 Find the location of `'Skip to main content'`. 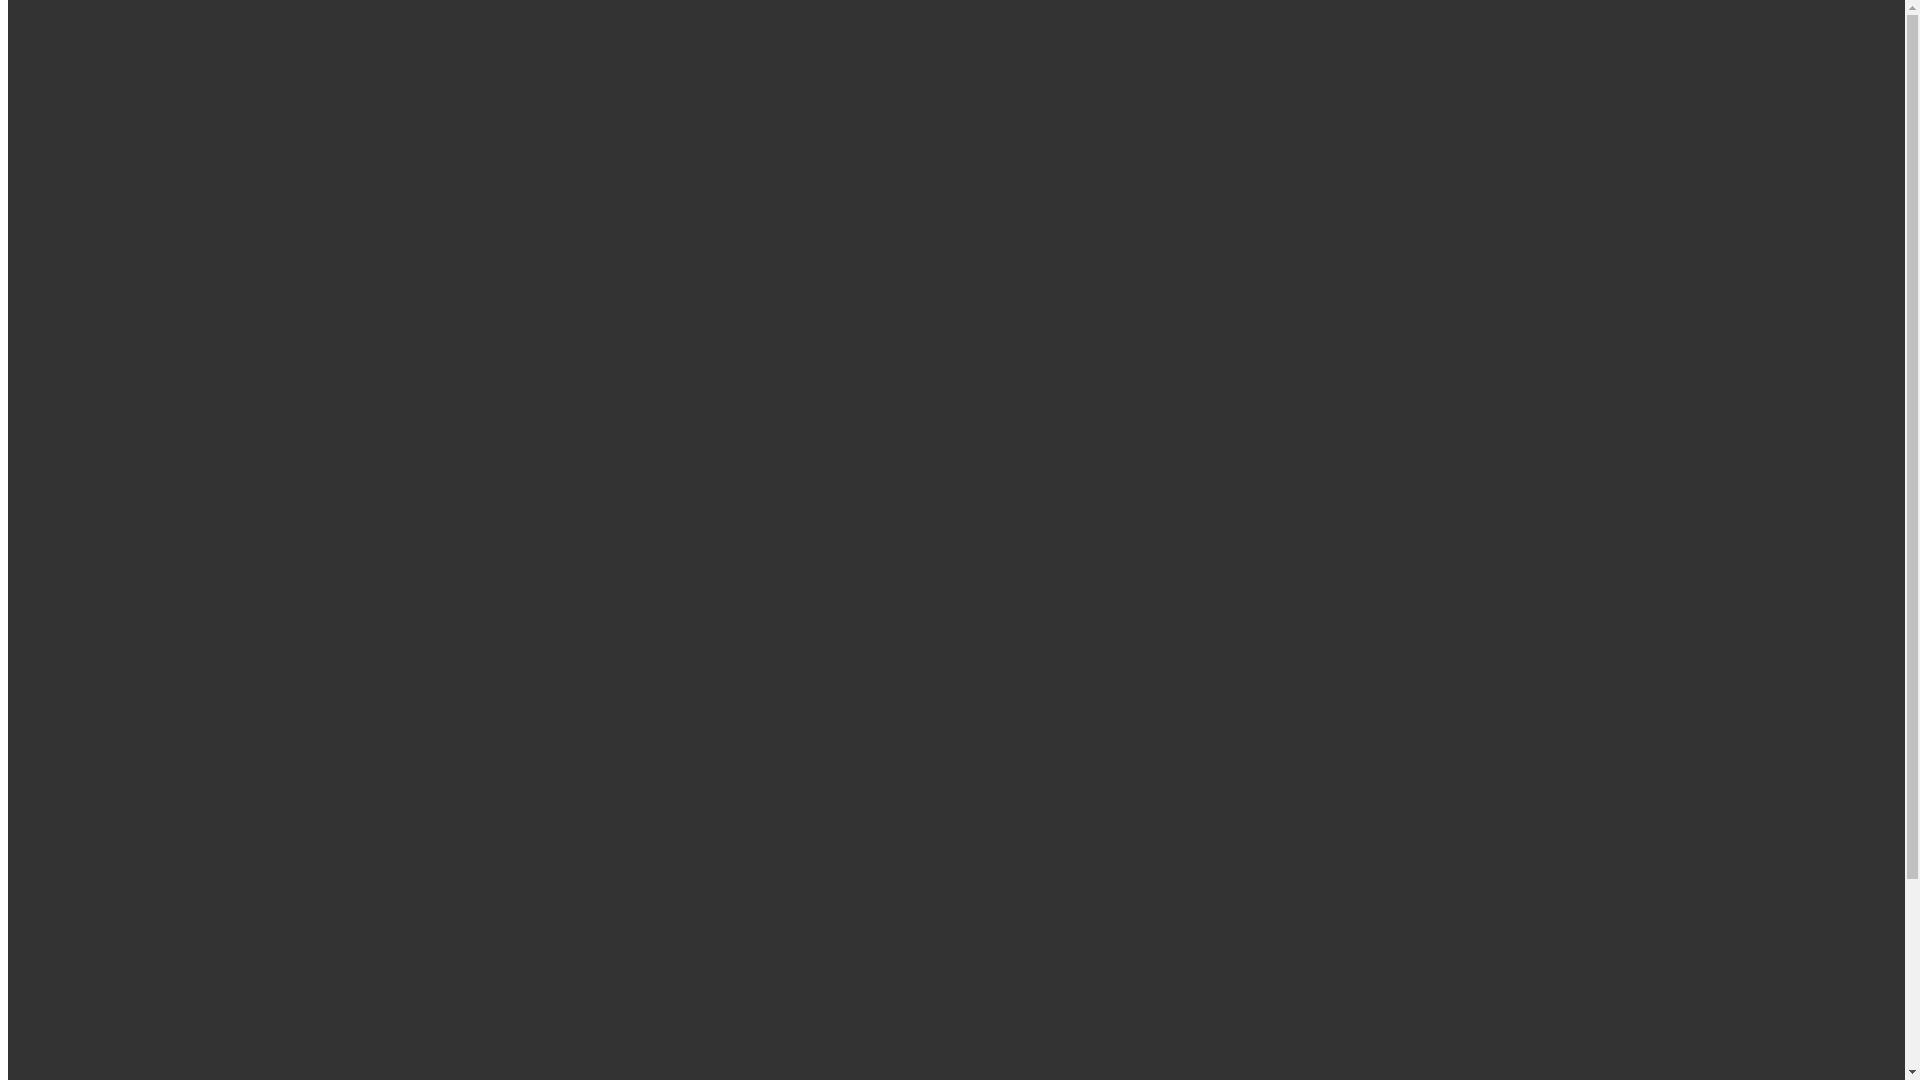

'Skip to main content' is located at coordinates (8, 21).